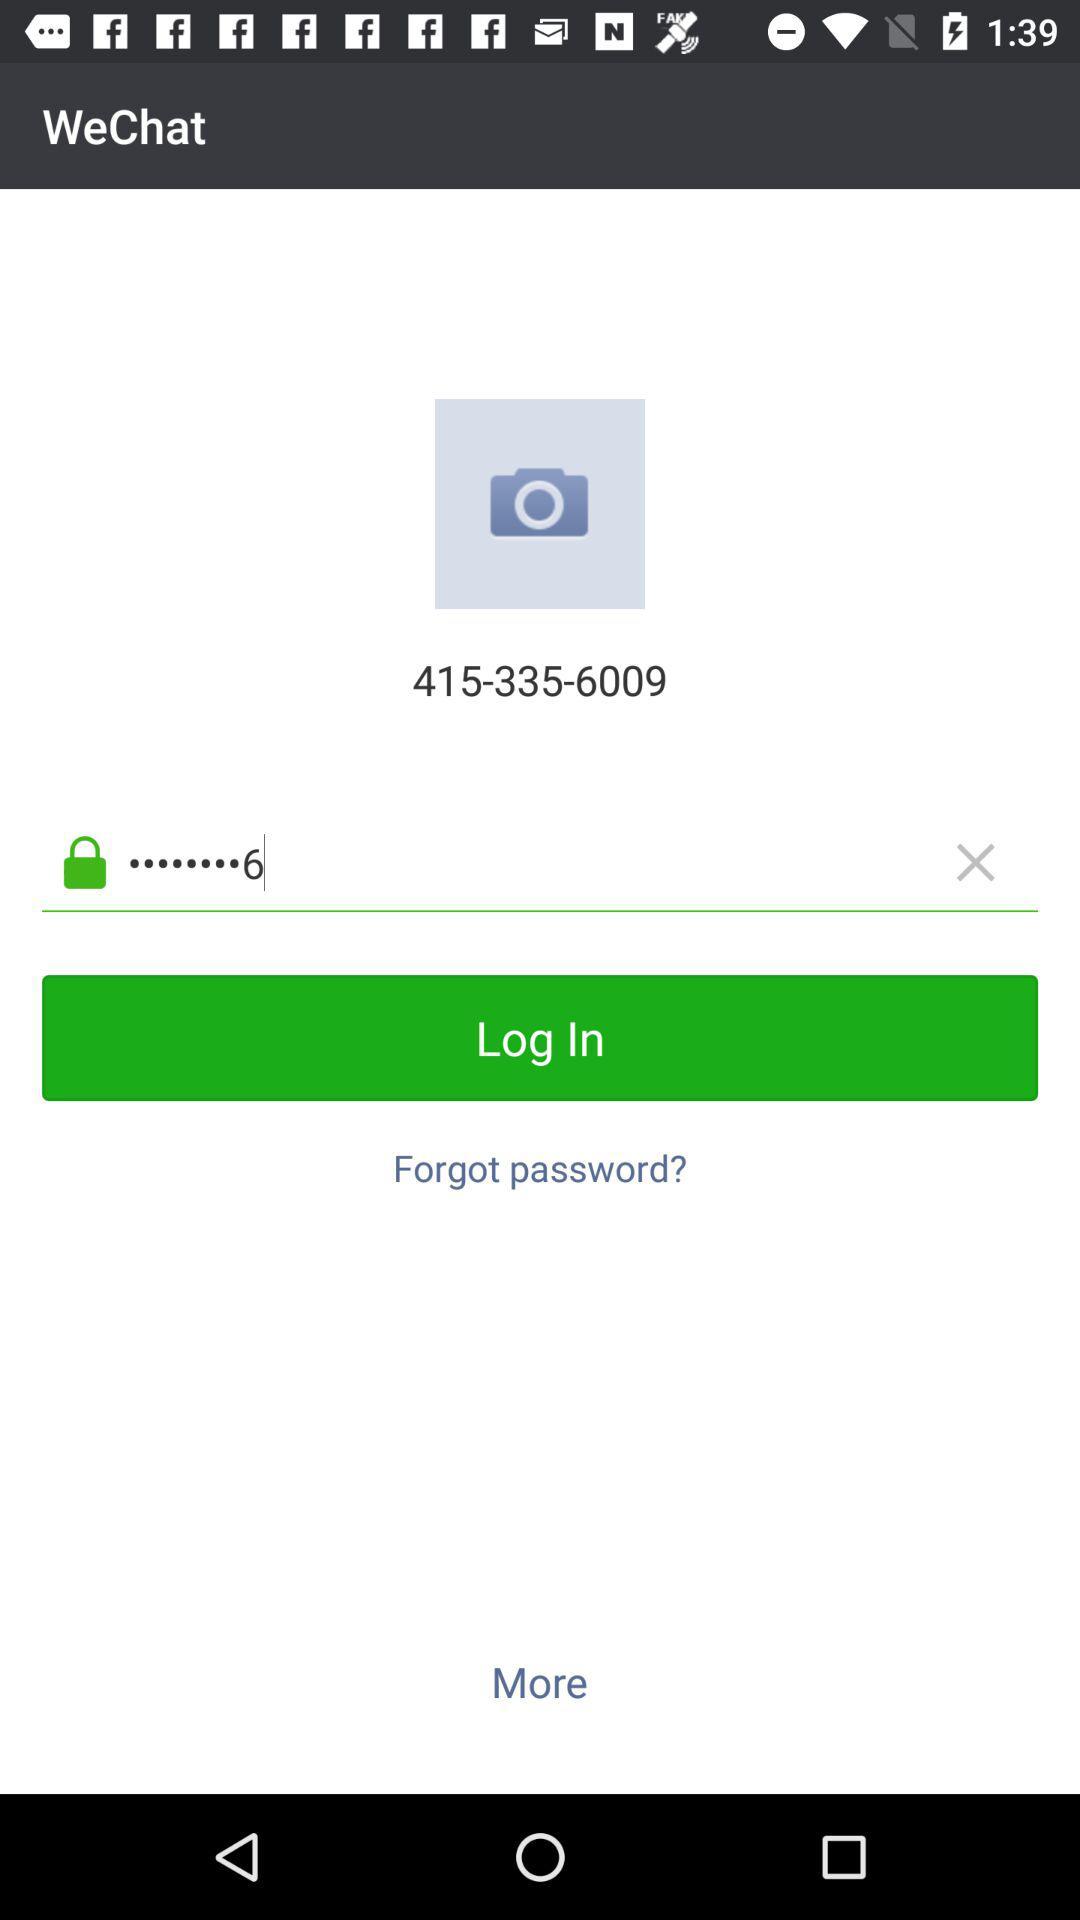  Describe the element at coordinates (540, 1157) in the screenshot. I see `item below log in icon` at that location.